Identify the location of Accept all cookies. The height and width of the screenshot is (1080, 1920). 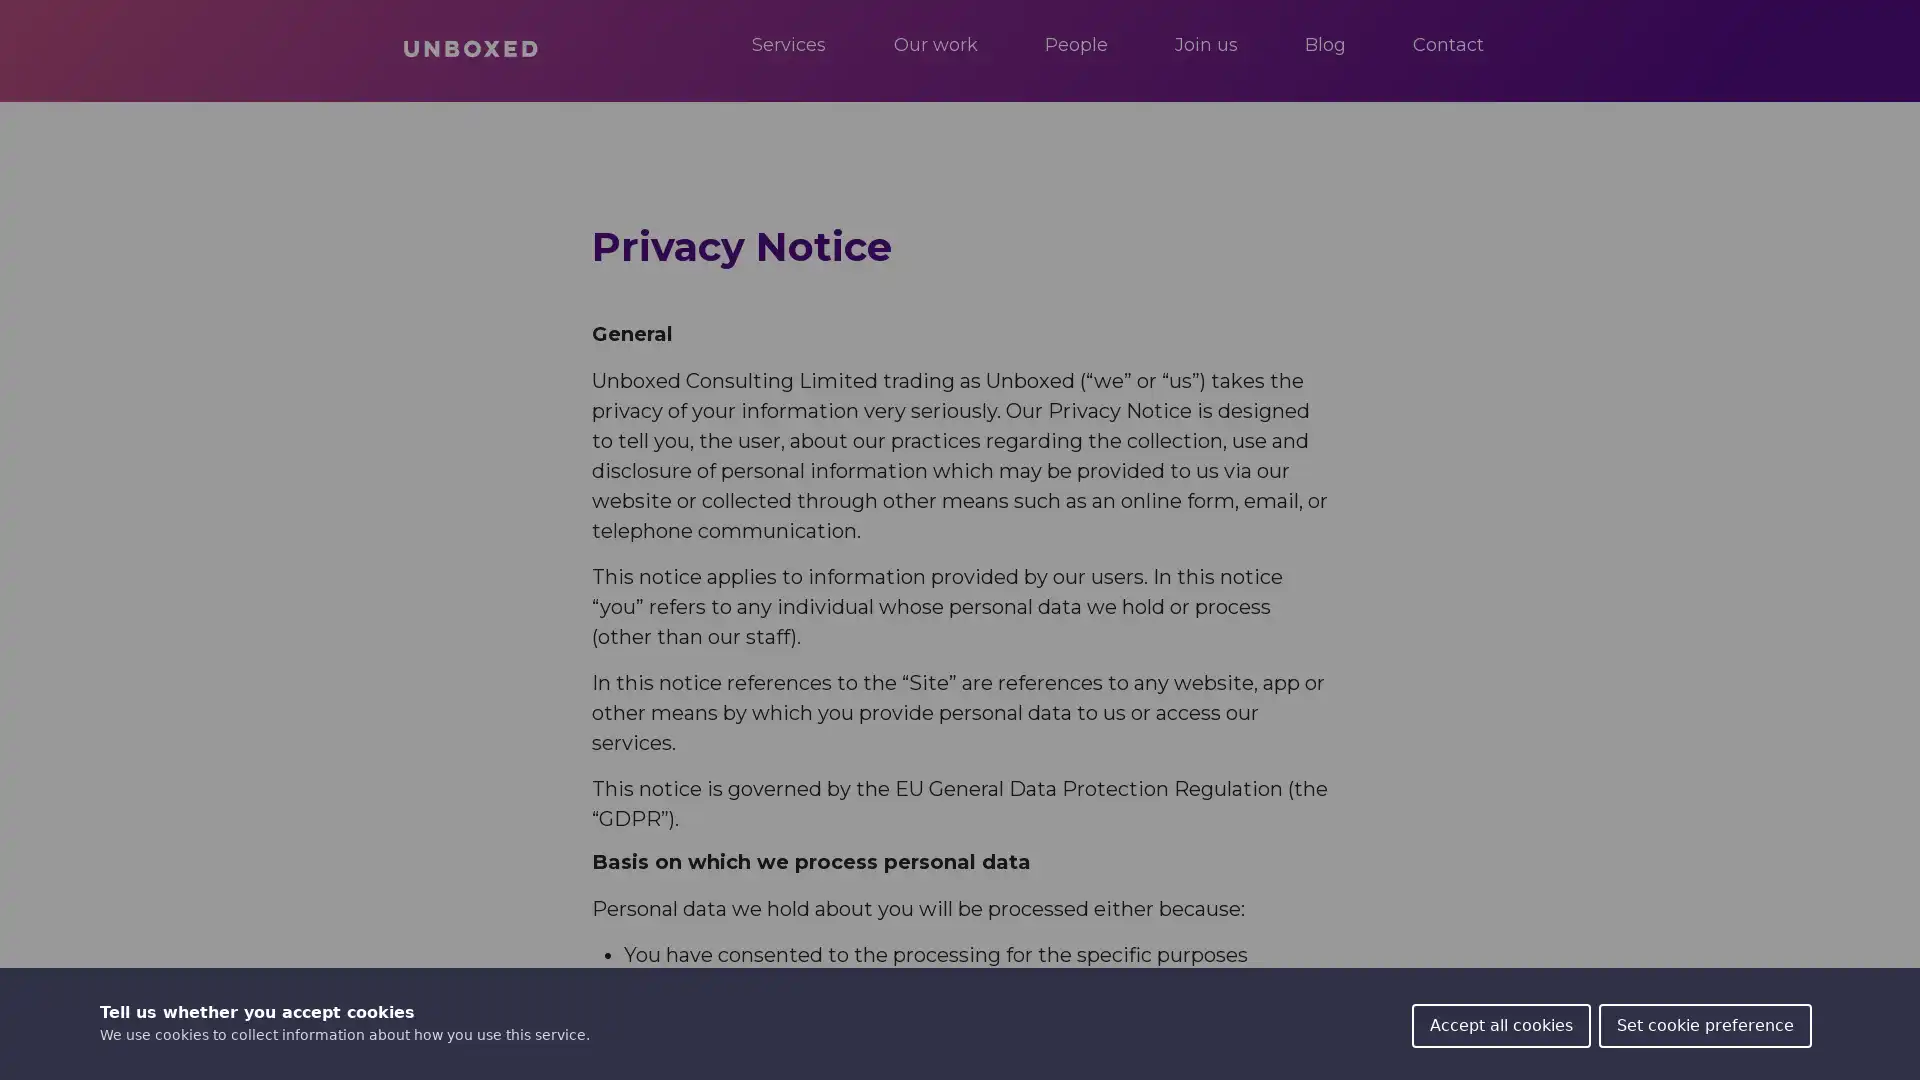
(1501, 1026).